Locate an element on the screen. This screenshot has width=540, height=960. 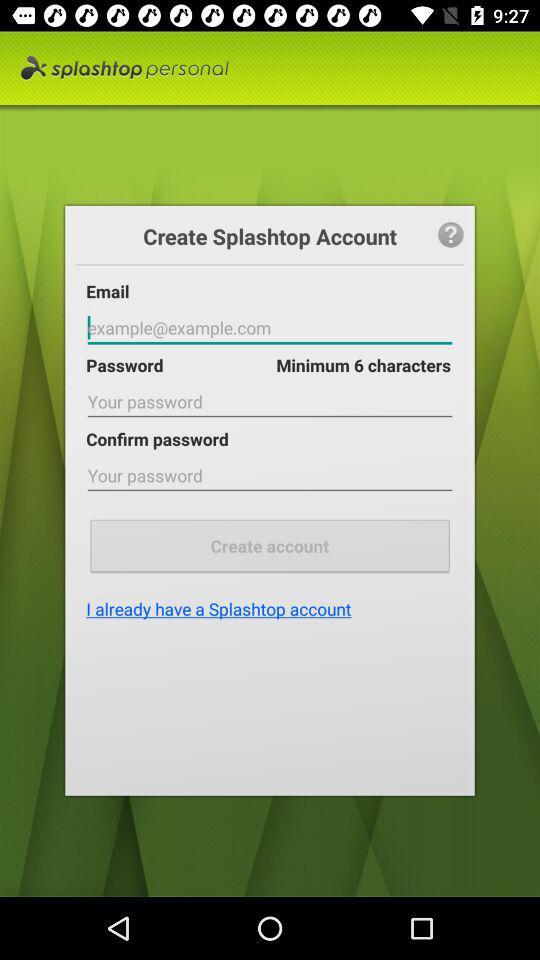
password text is located at coordinates (270, 476).